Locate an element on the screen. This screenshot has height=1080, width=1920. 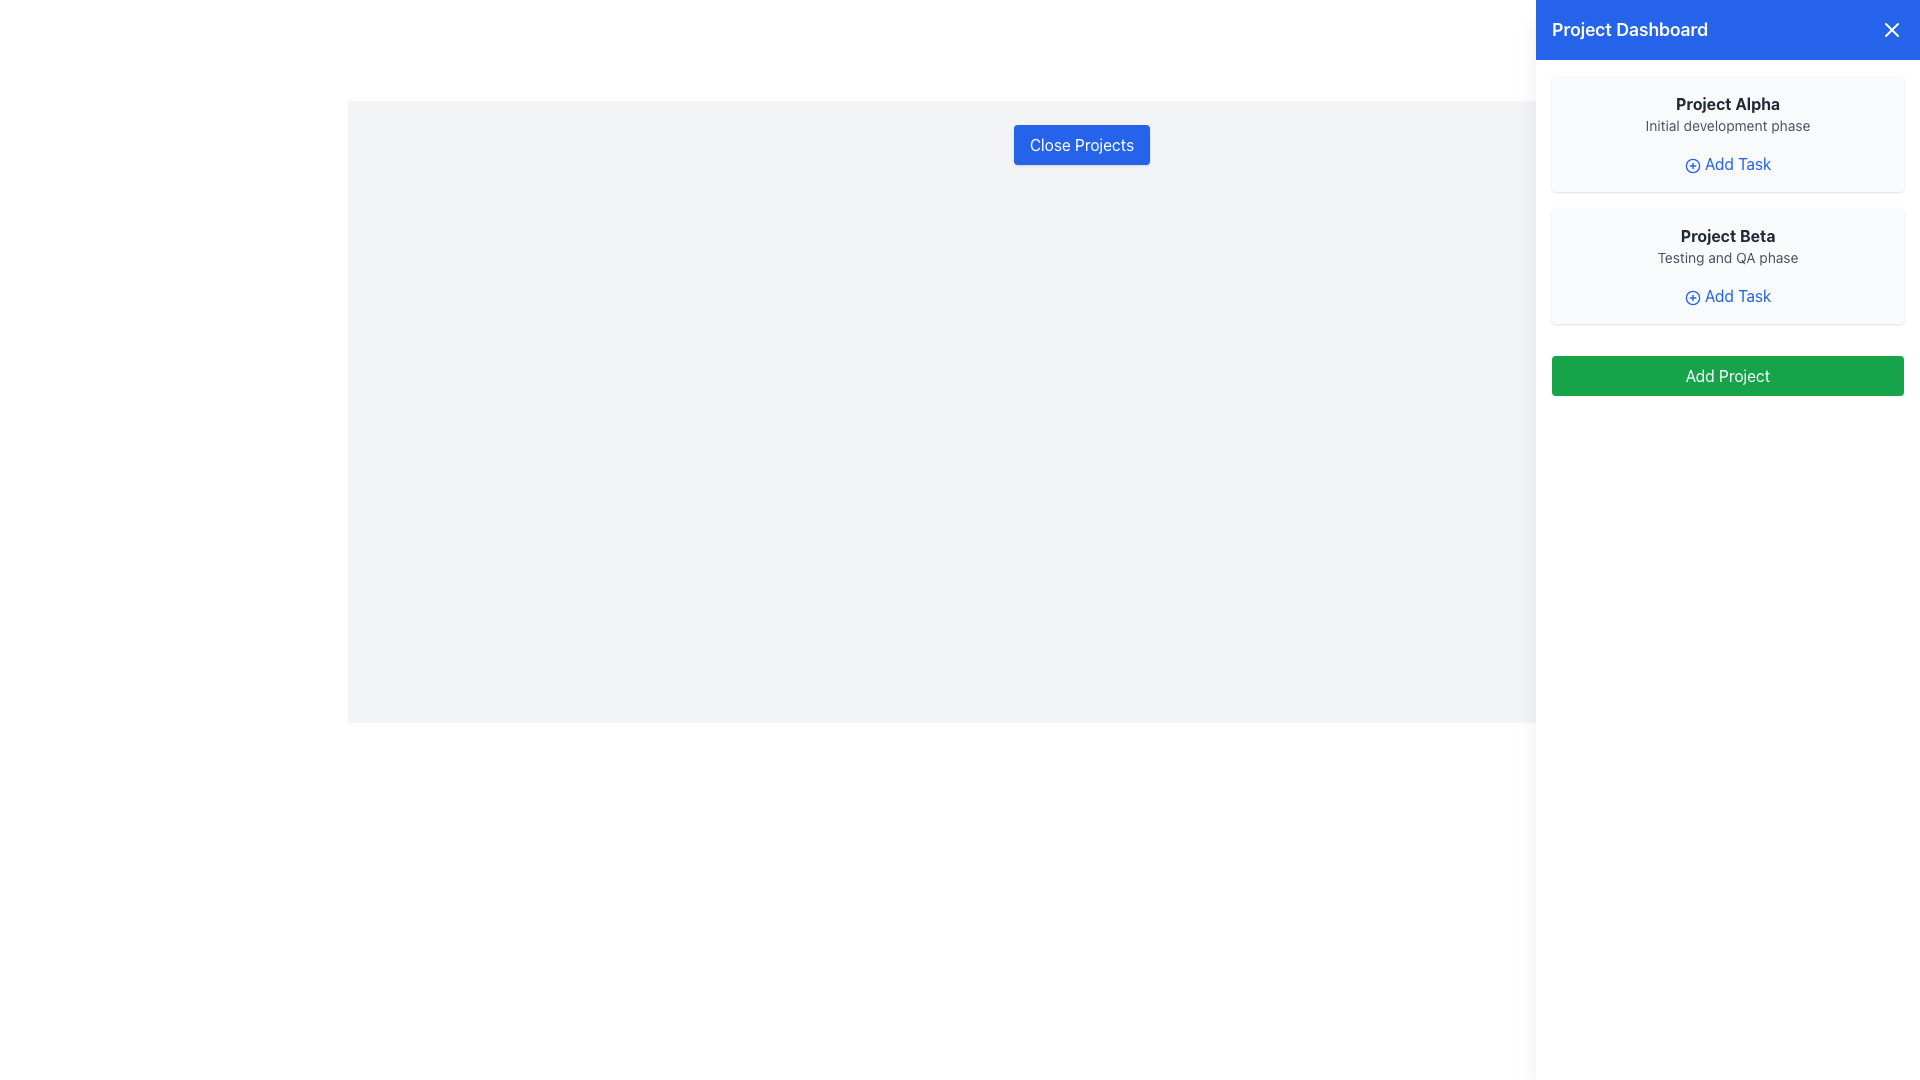
the SVG circle icon located to the left of the 'Add Task' text under 'Project Beta' in the sidebar, which signifies the ability to add a task is located at coordinates (1691, 297).